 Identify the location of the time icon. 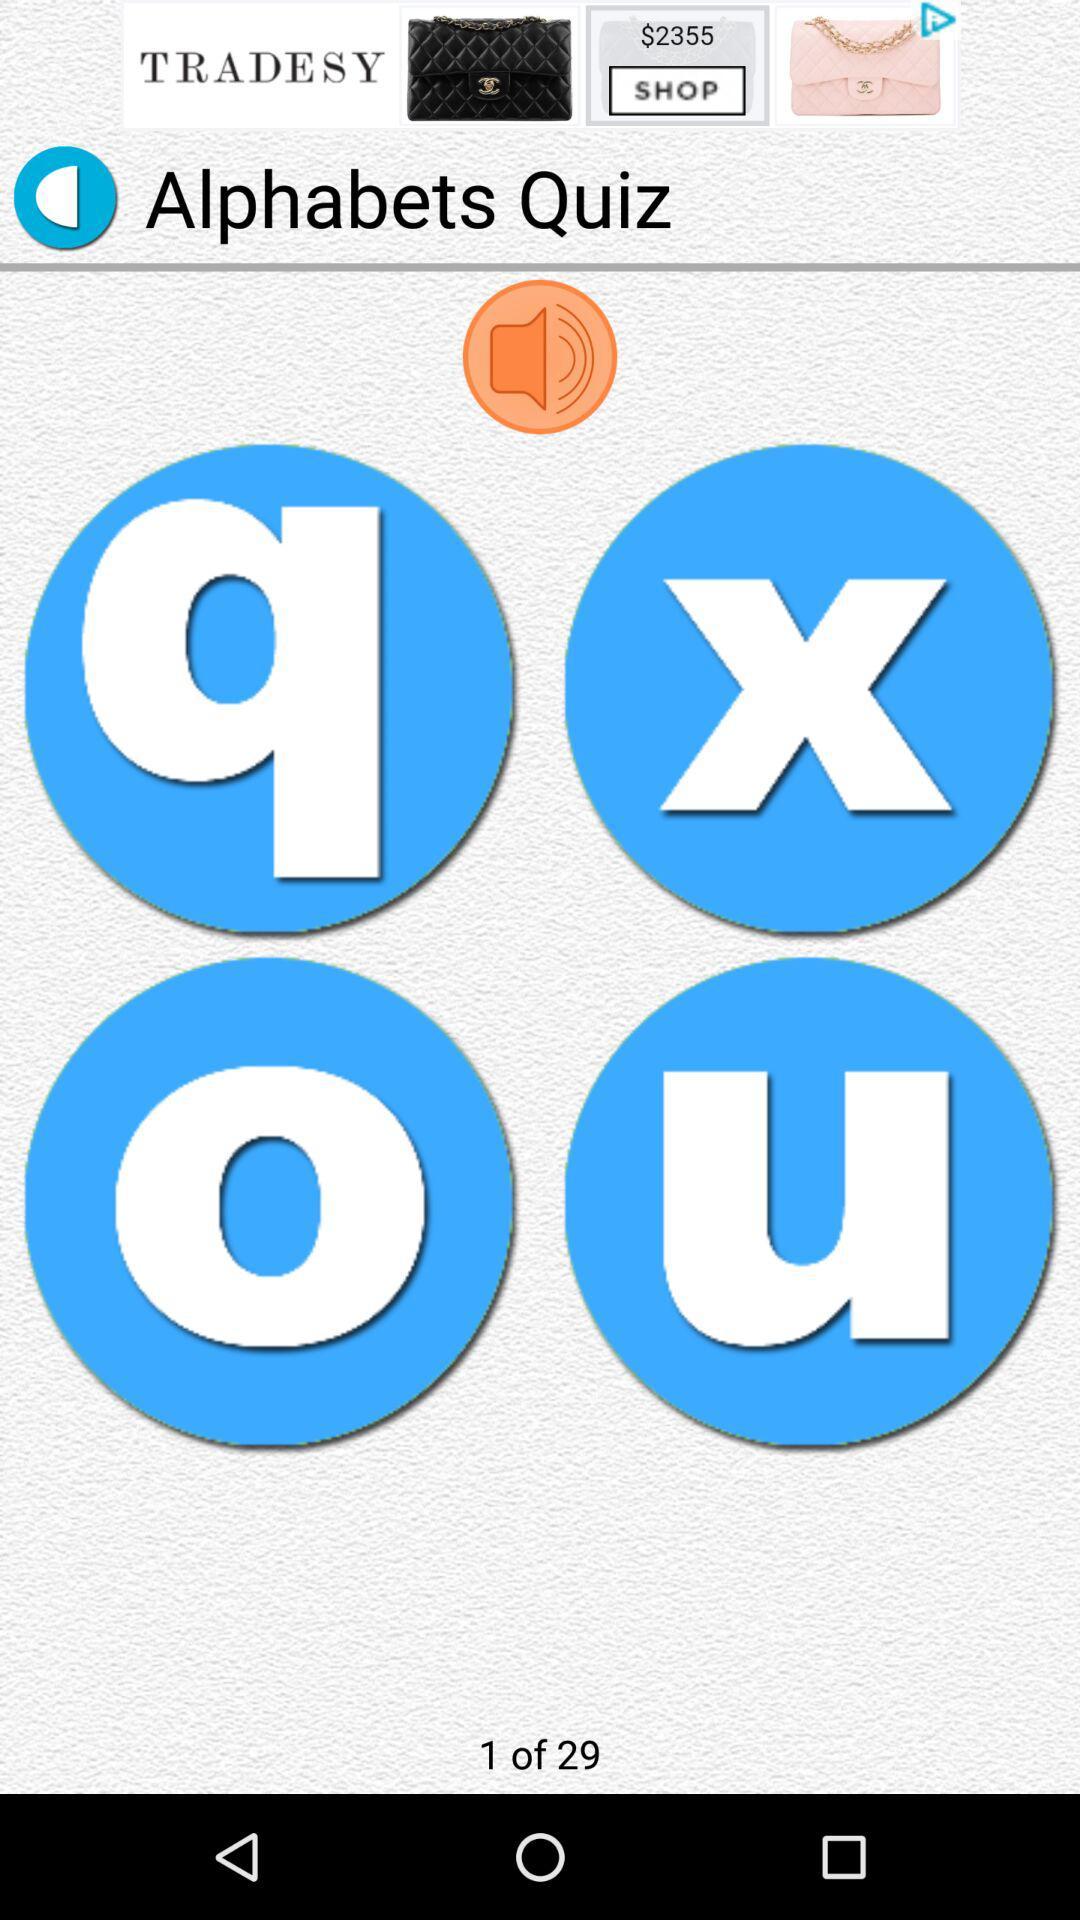
(64, 210).